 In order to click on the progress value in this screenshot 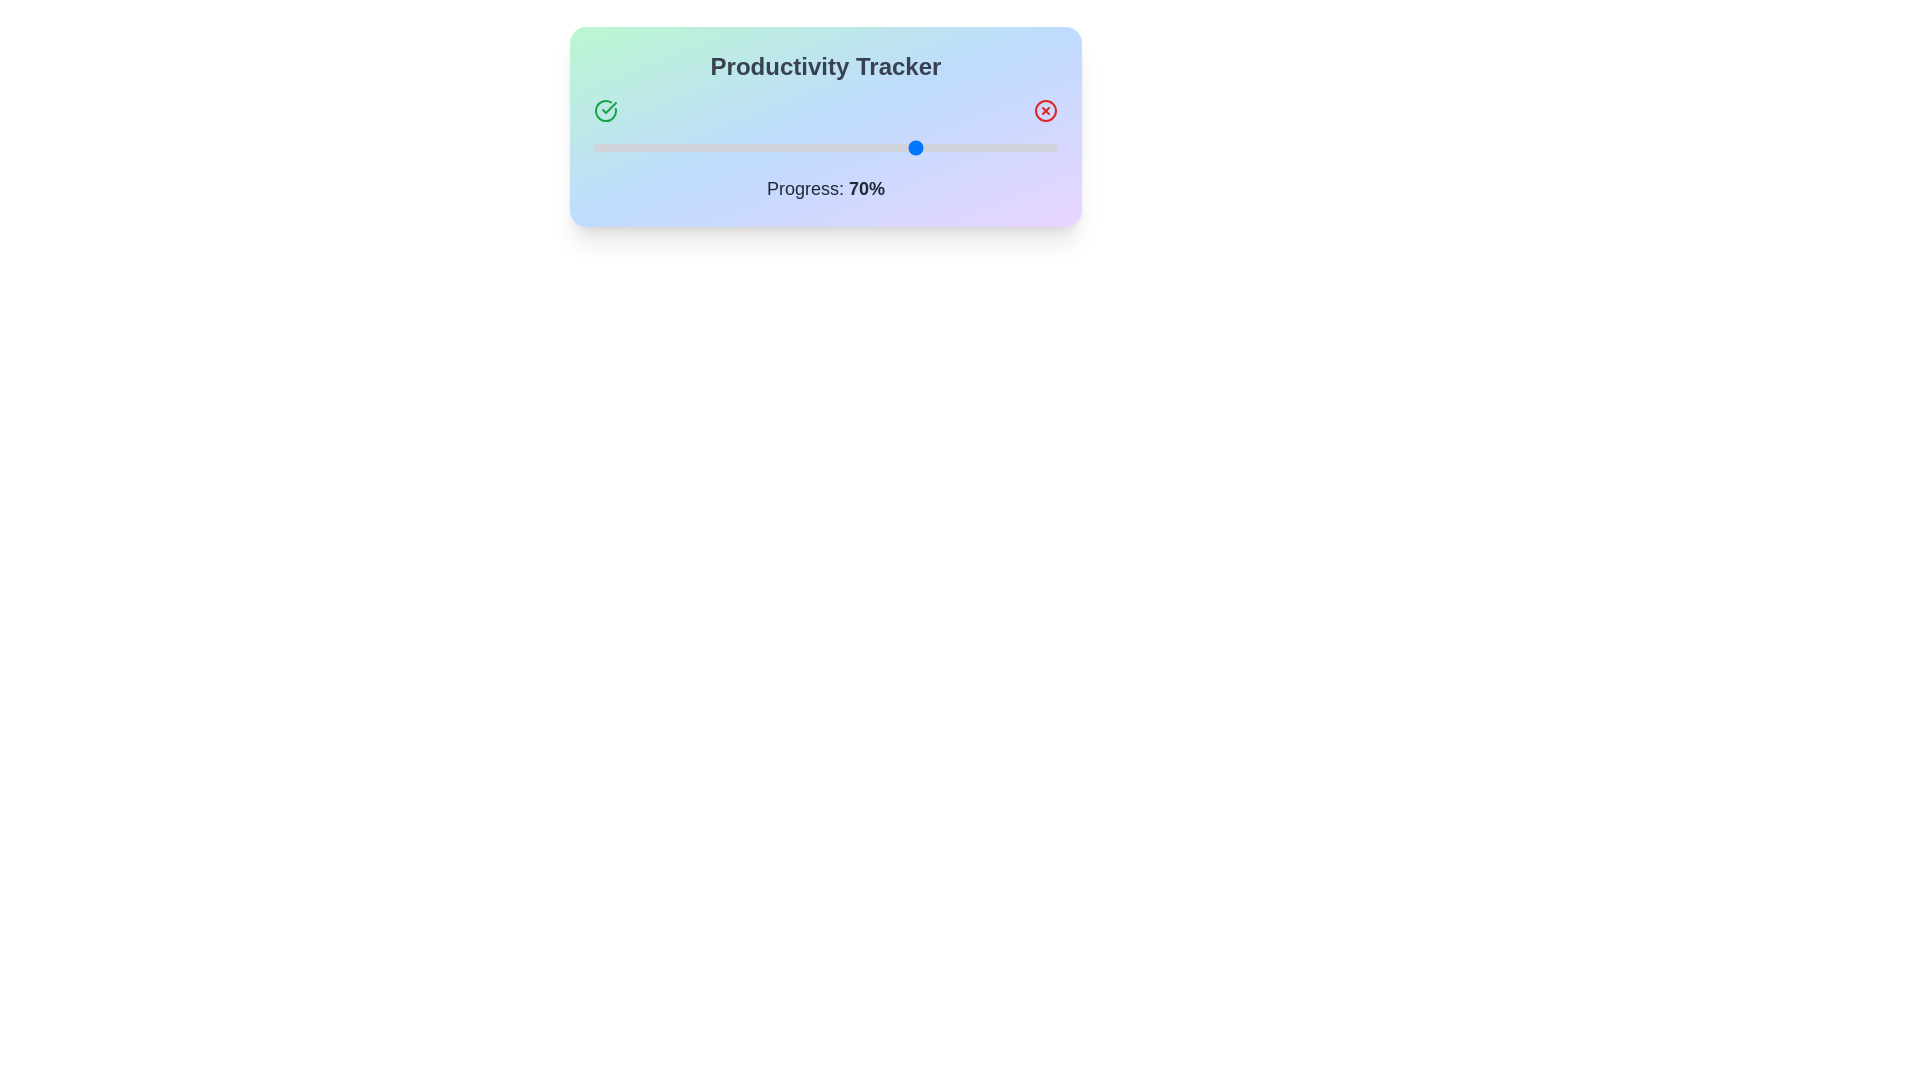, I will do `click(620, 146)`.